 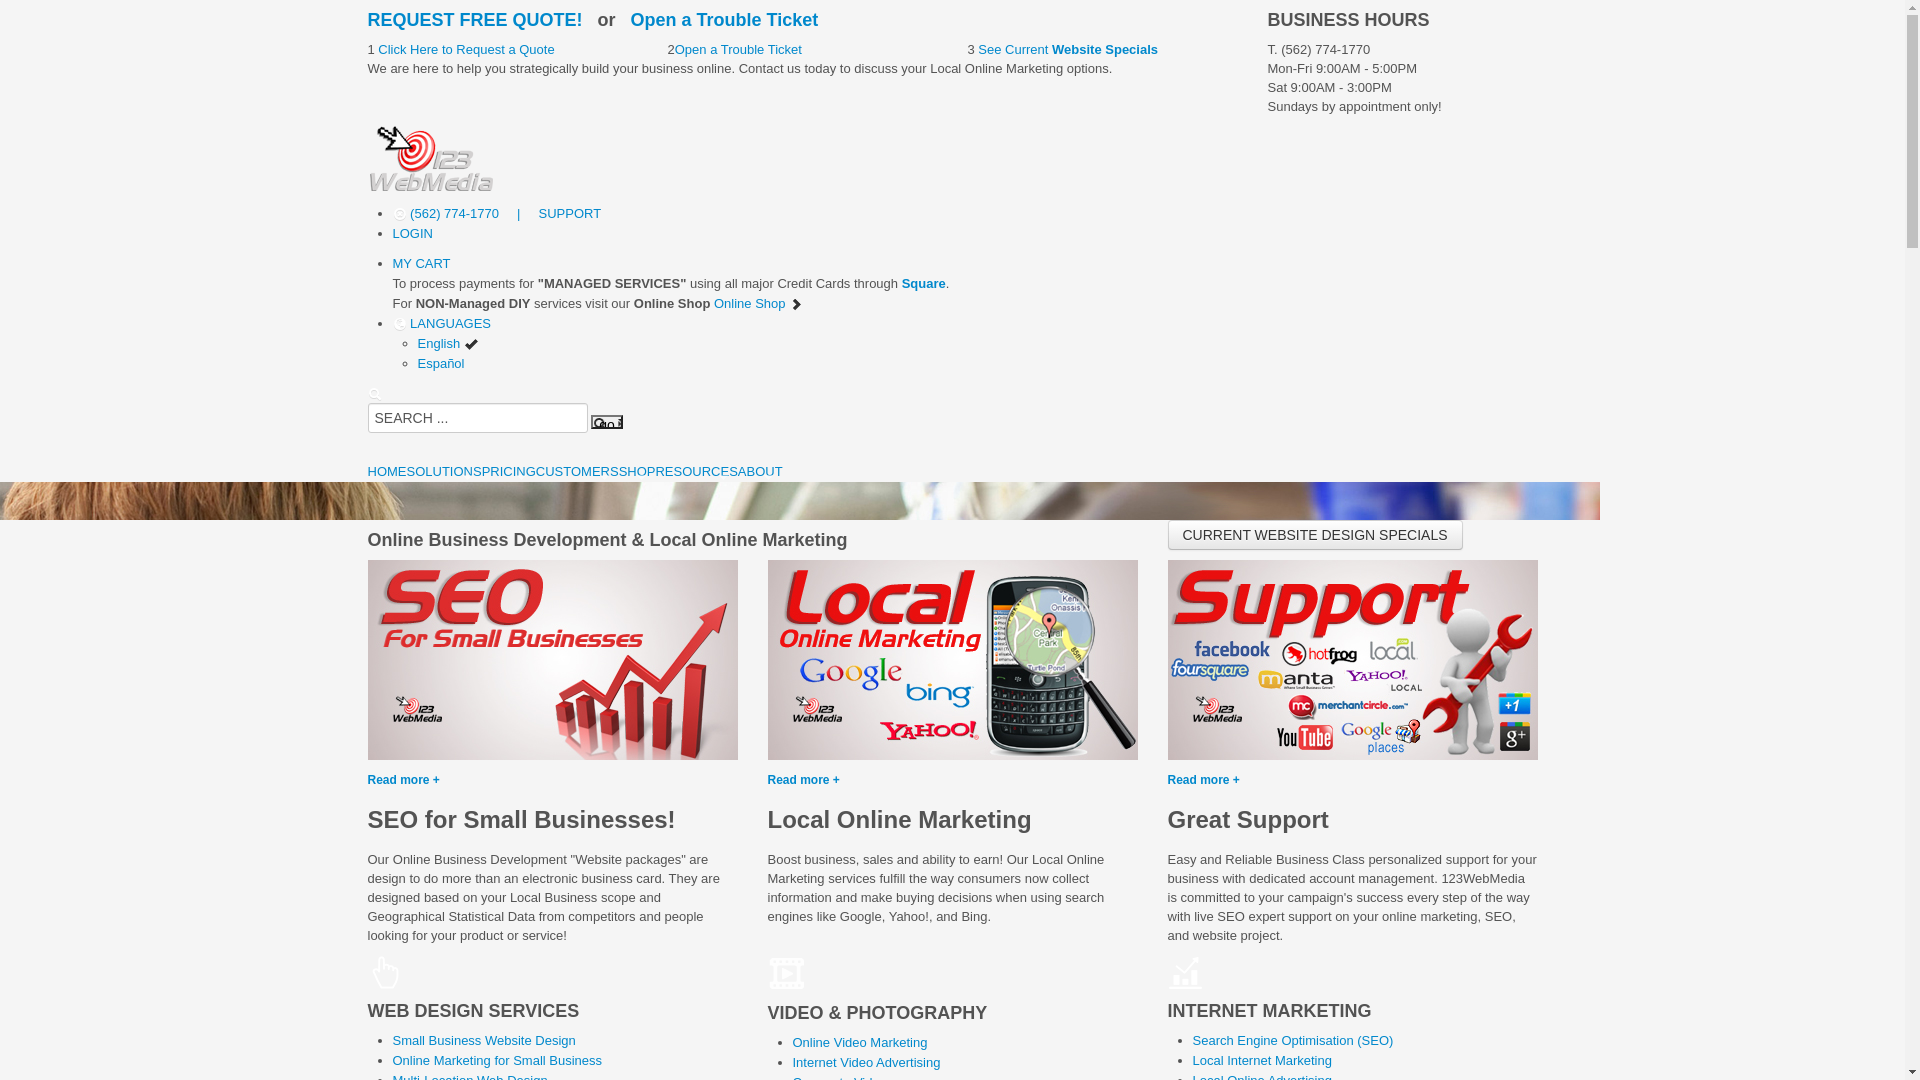 What do you see at coordinates (446, 342) in the screenshot?
I see `'English'` at bounding box center [446, 342].